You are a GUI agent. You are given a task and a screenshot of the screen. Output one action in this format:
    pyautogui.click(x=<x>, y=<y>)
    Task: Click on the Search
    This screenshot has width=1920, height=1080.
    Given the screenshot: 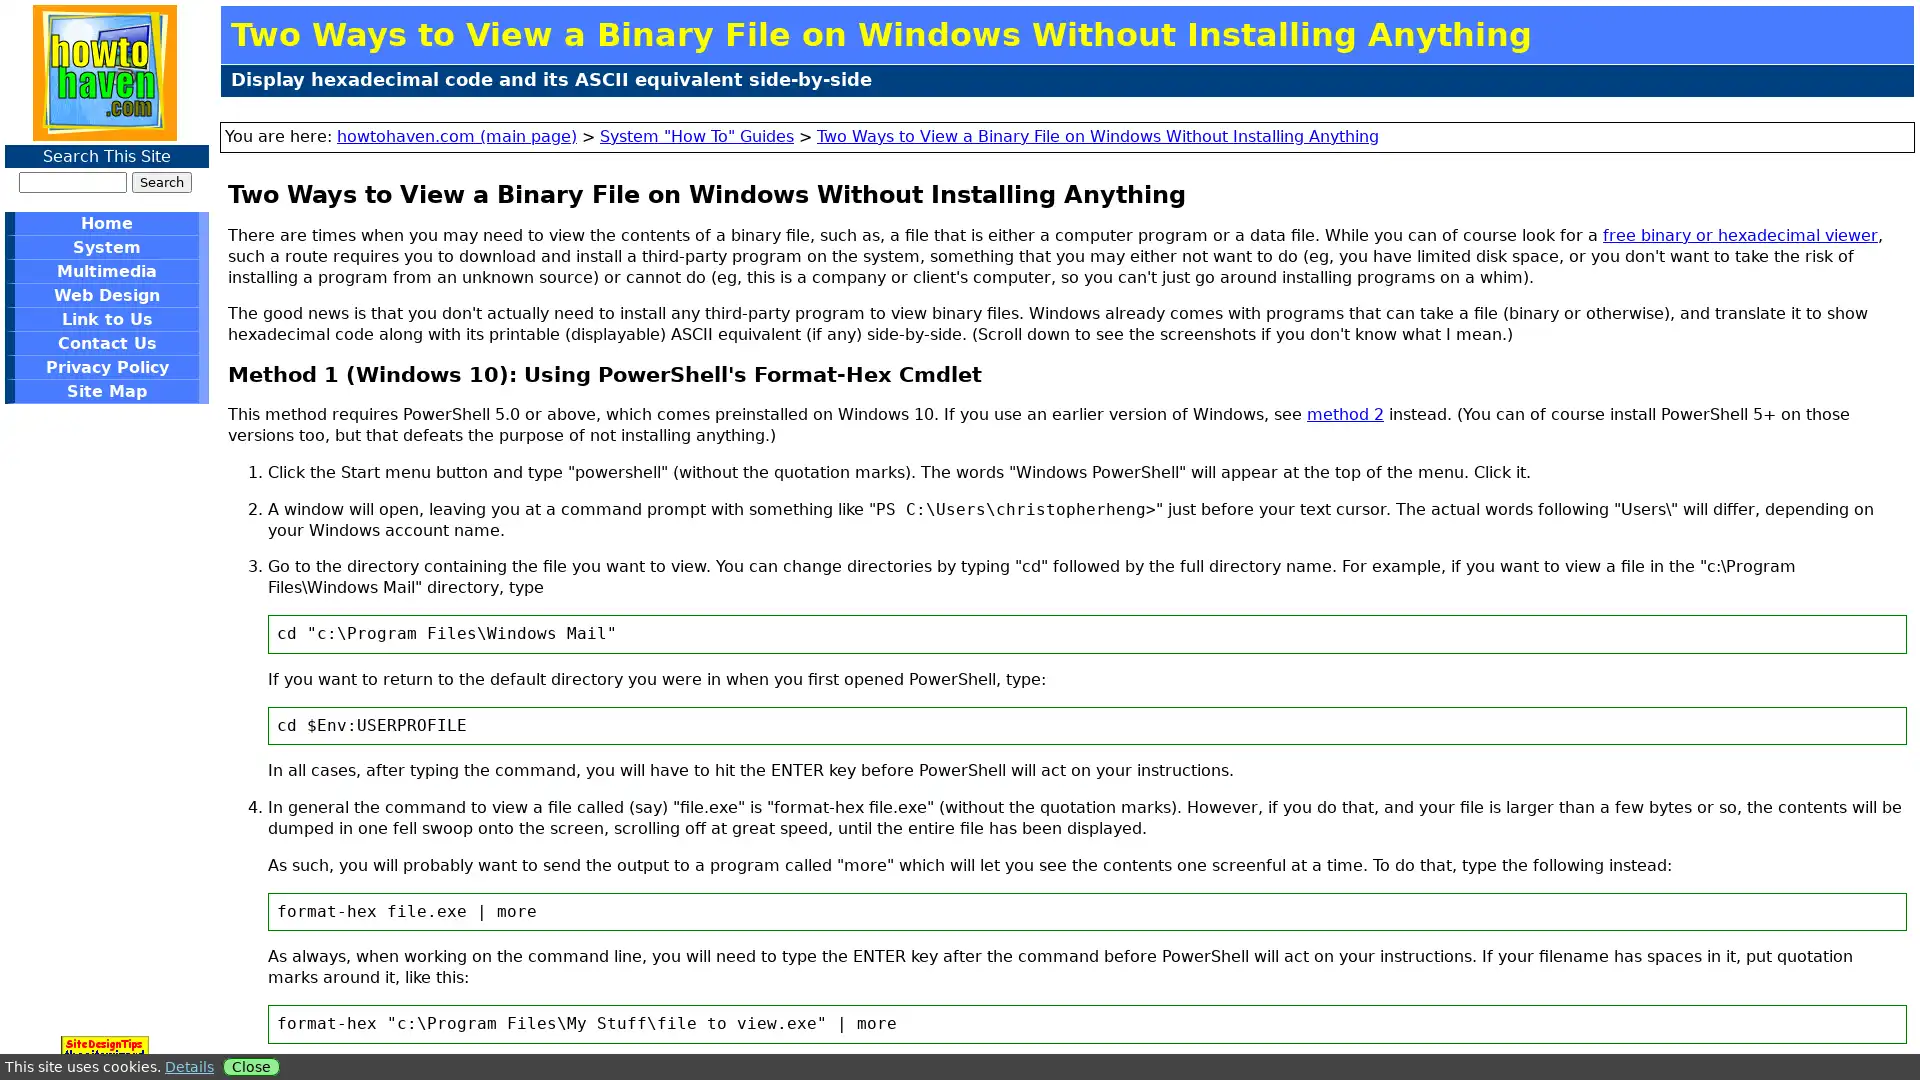 What is the action you would take?
    pyautogui.click(x=161, y=182)
    